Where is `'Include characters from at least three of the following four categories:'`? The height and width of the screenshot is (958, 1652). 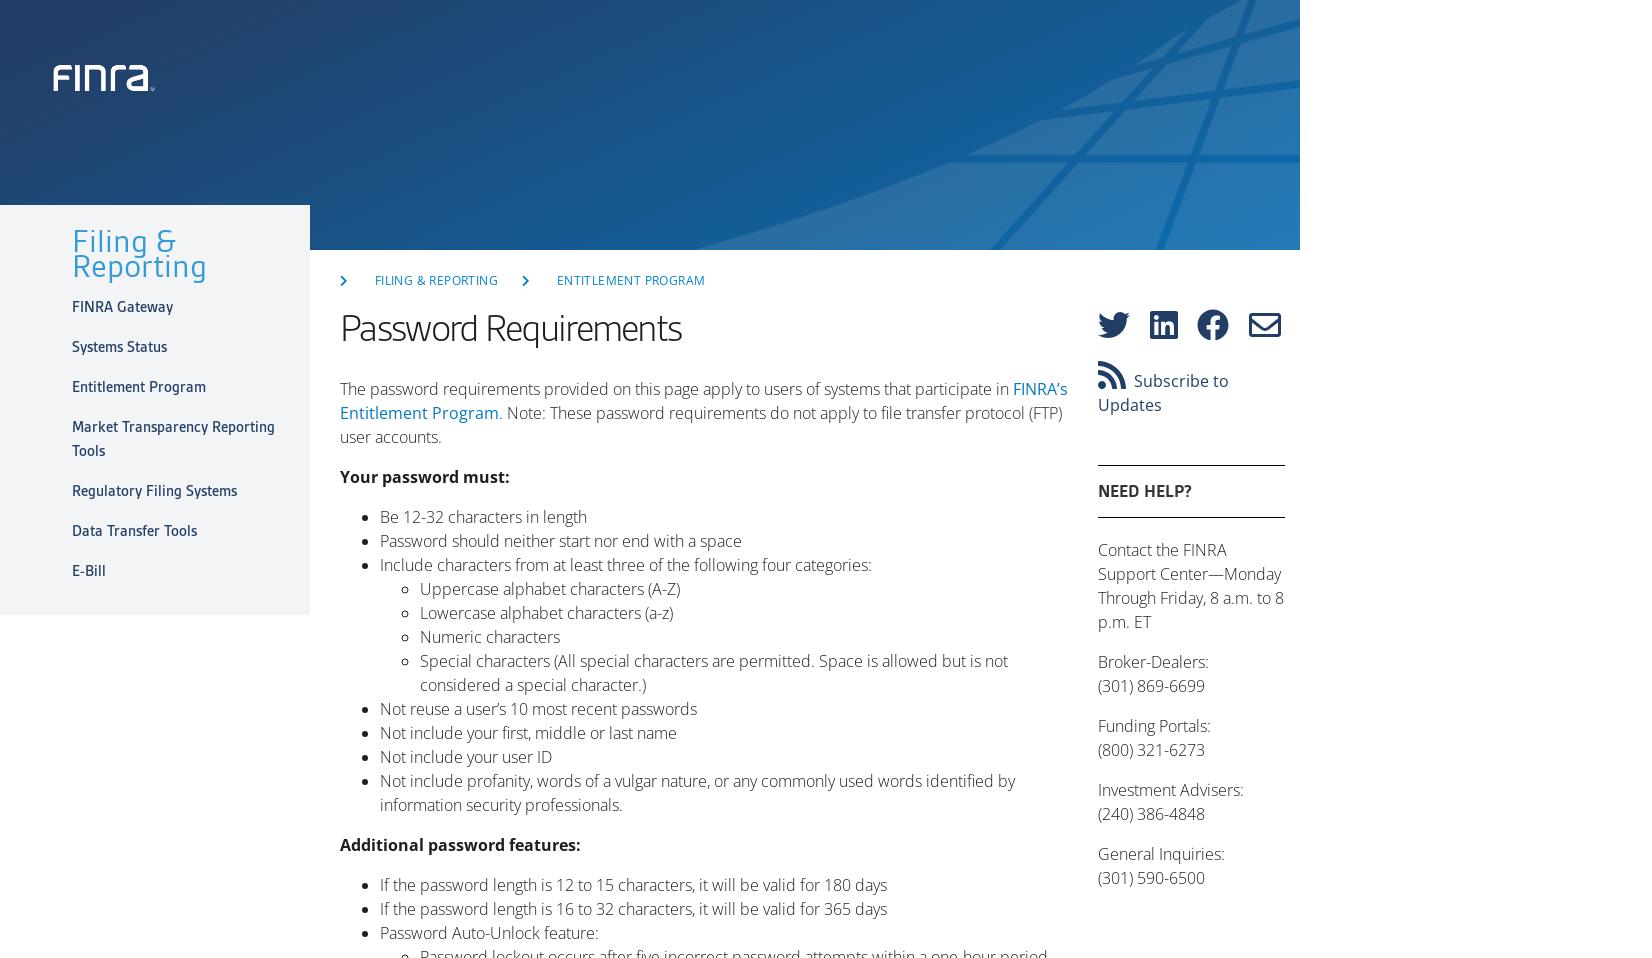
'Include characters from at least three of the following four categories:' is located at coordinates (625, 565).